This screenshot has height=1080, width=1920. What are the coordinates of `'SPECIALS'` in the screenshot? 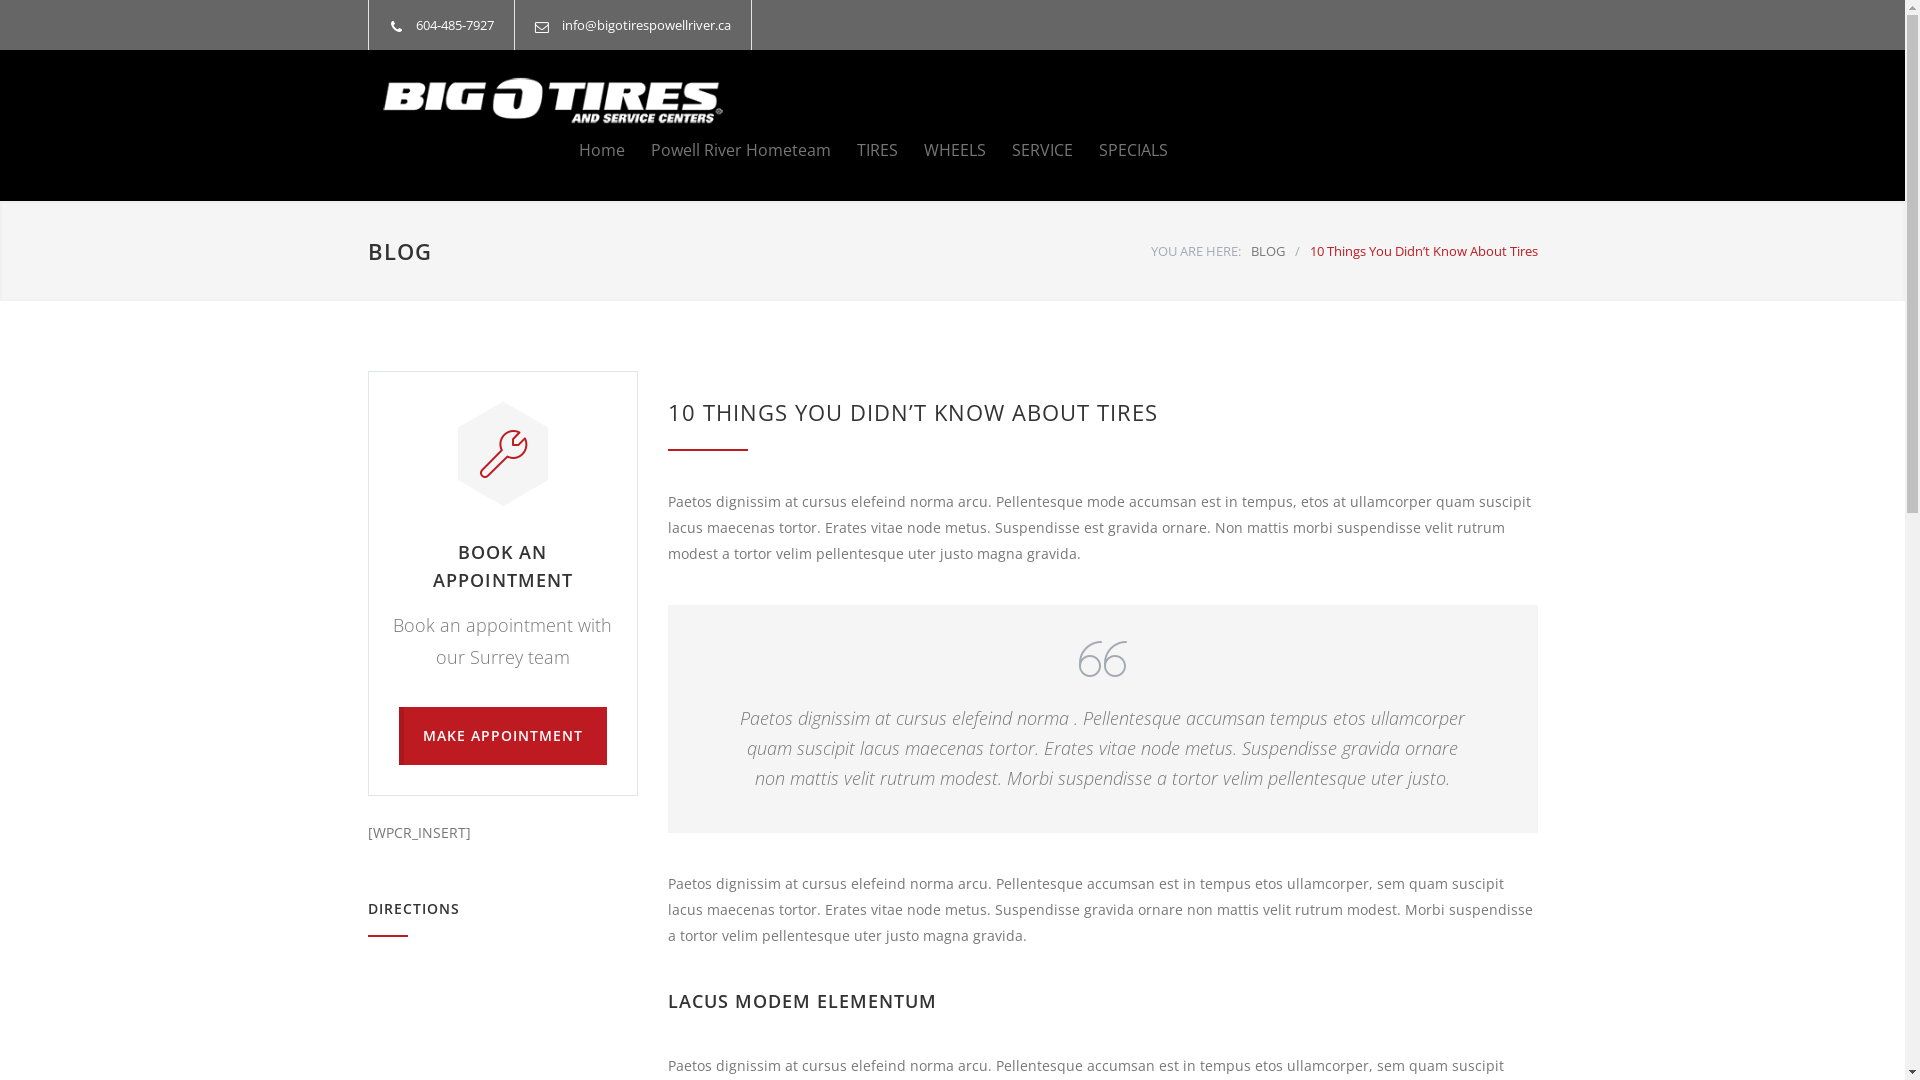 It's located at (1118, 149).